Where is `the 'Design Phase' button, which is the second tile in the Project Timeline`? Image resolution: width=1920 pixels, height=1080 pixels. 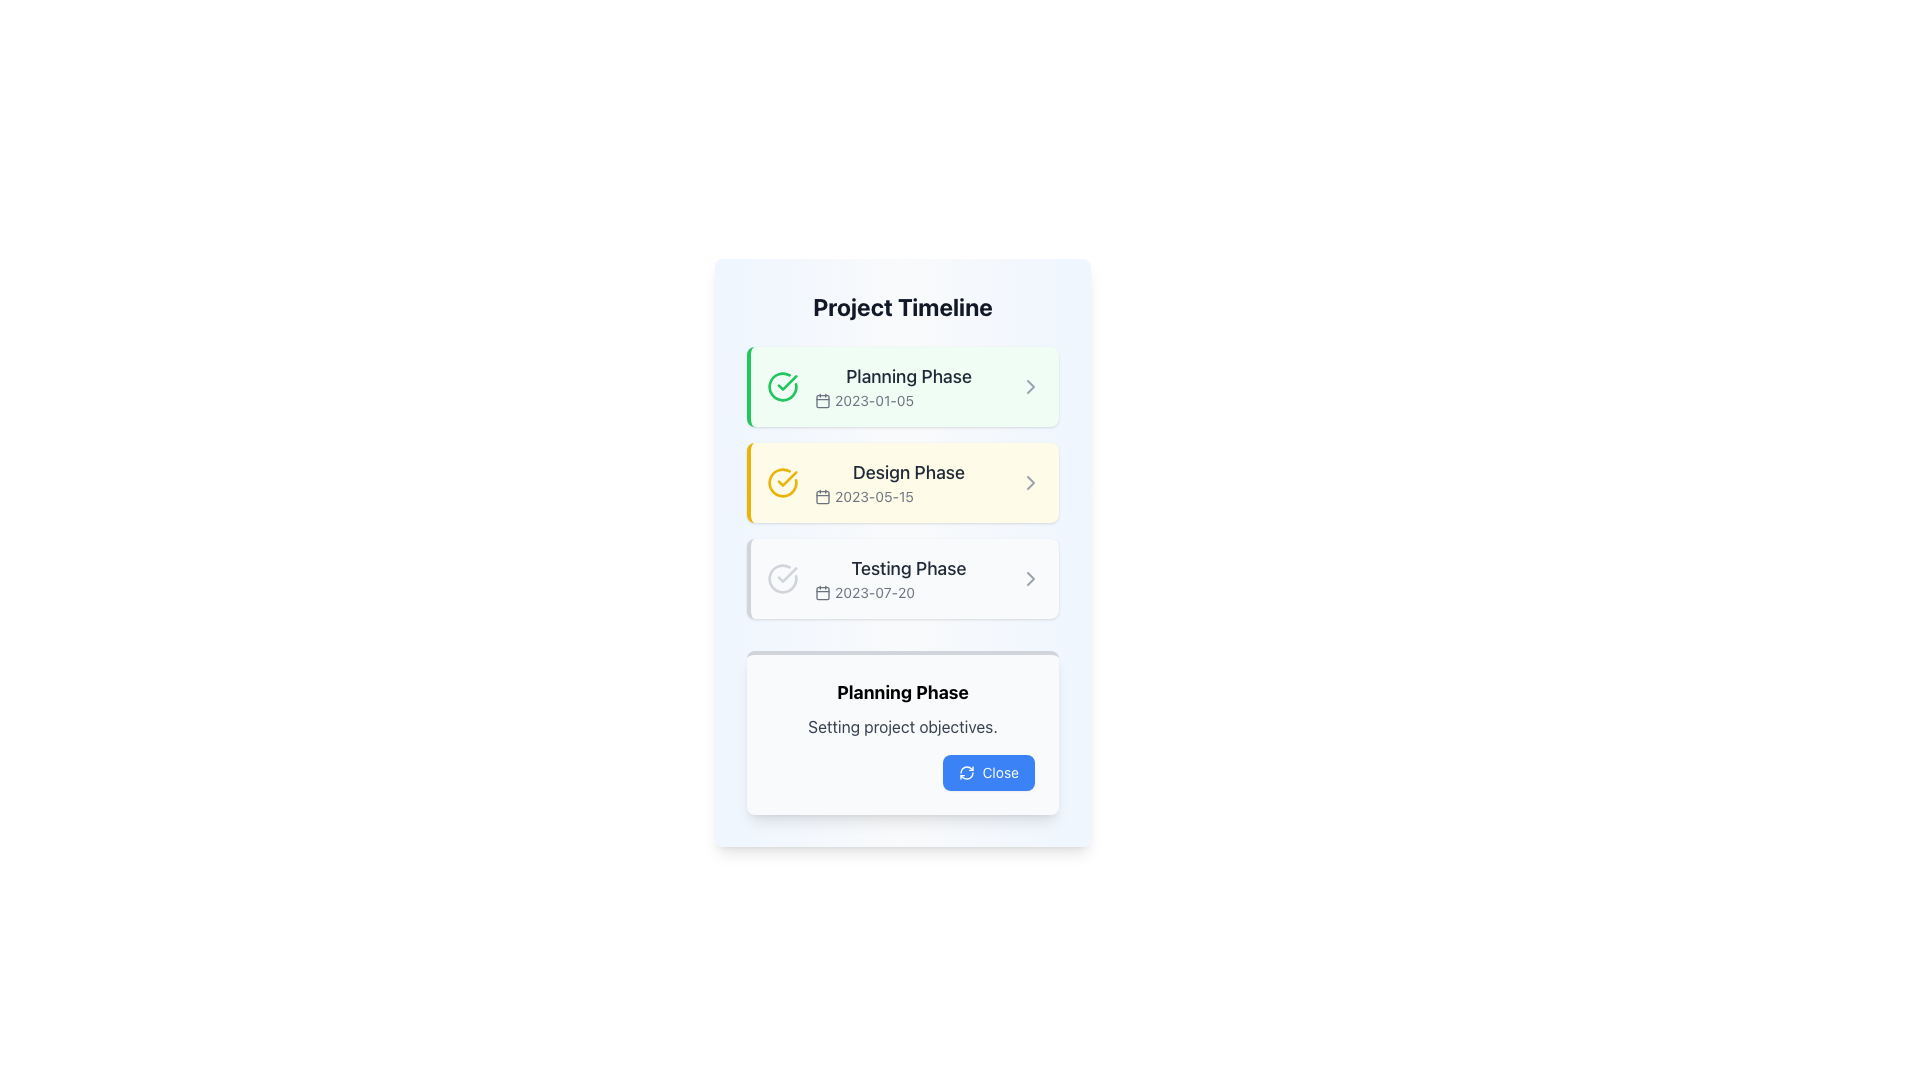
the 'Design Phase' button, which is the second tile in the Project Timeline is located at coordinates (901, 482).